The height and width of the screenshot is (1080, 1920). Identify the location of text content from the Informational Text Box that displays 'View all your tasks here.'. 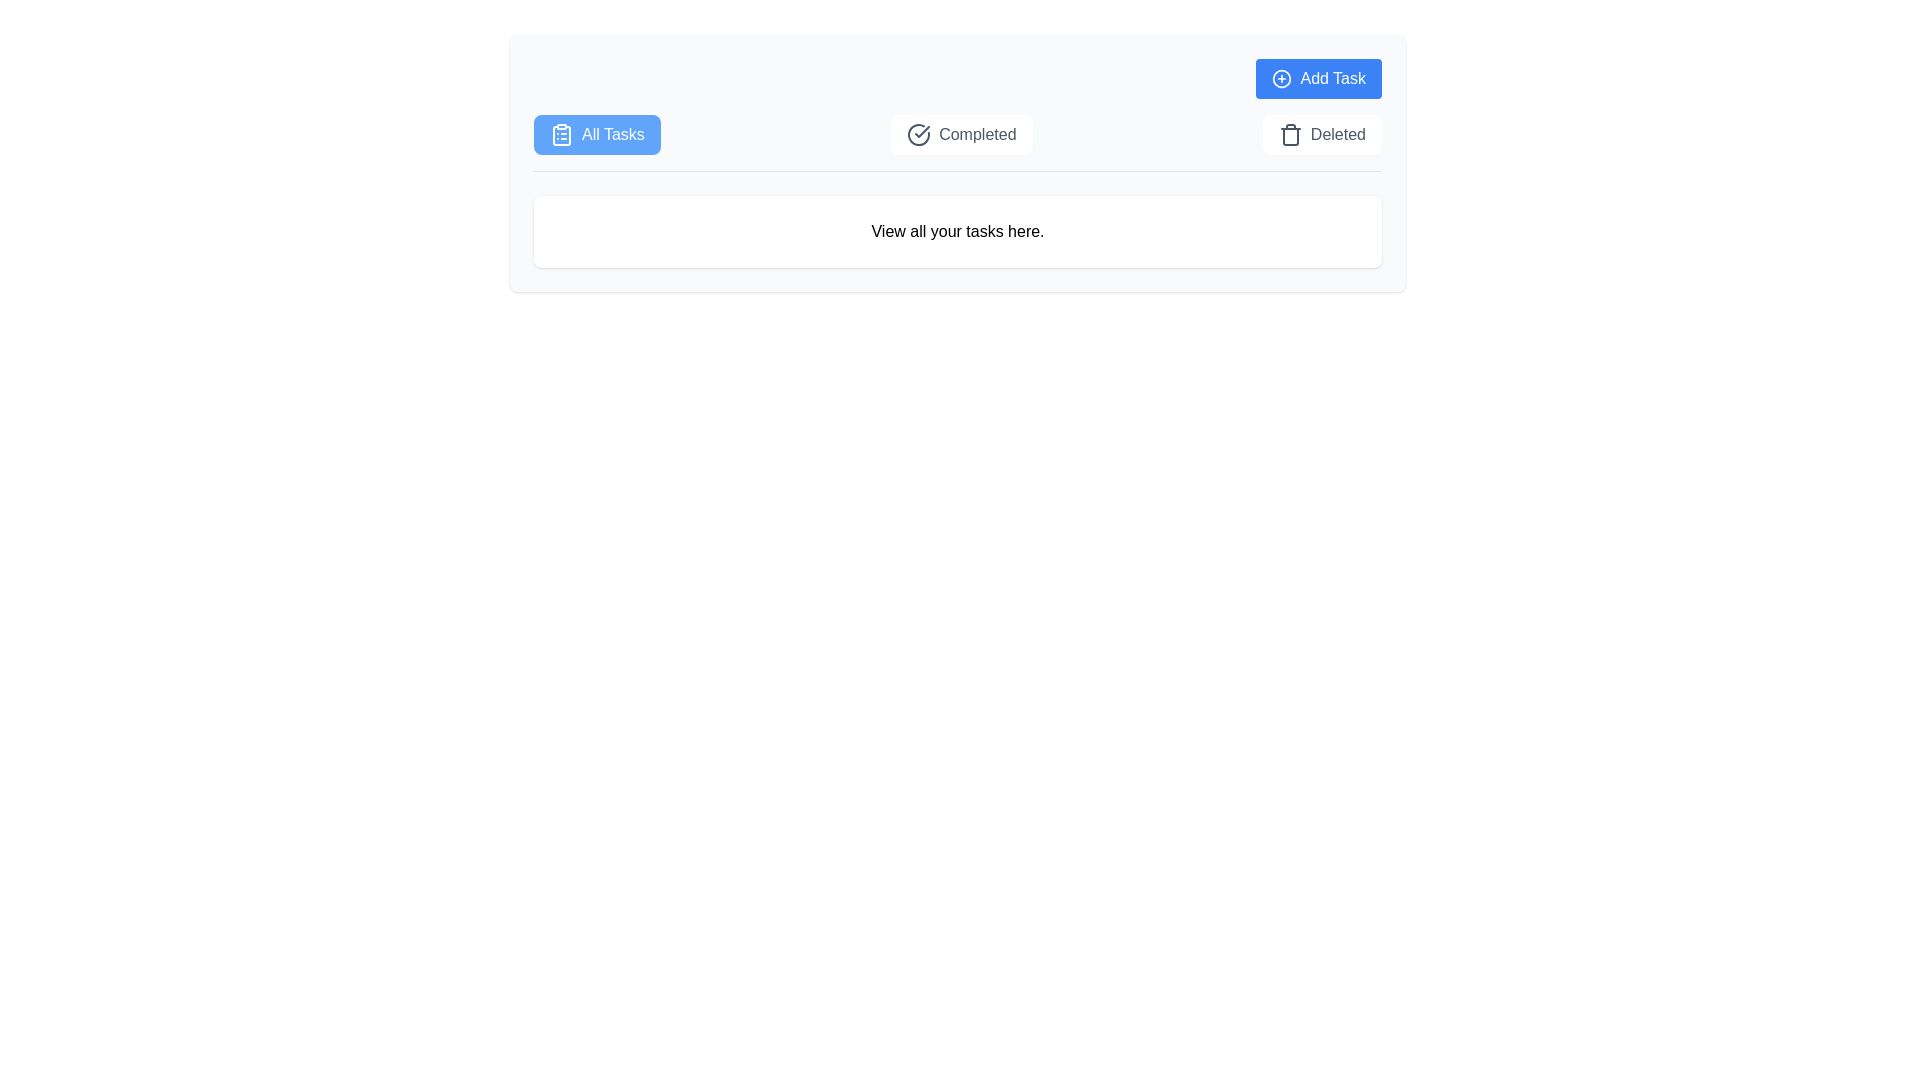
(957, 236).